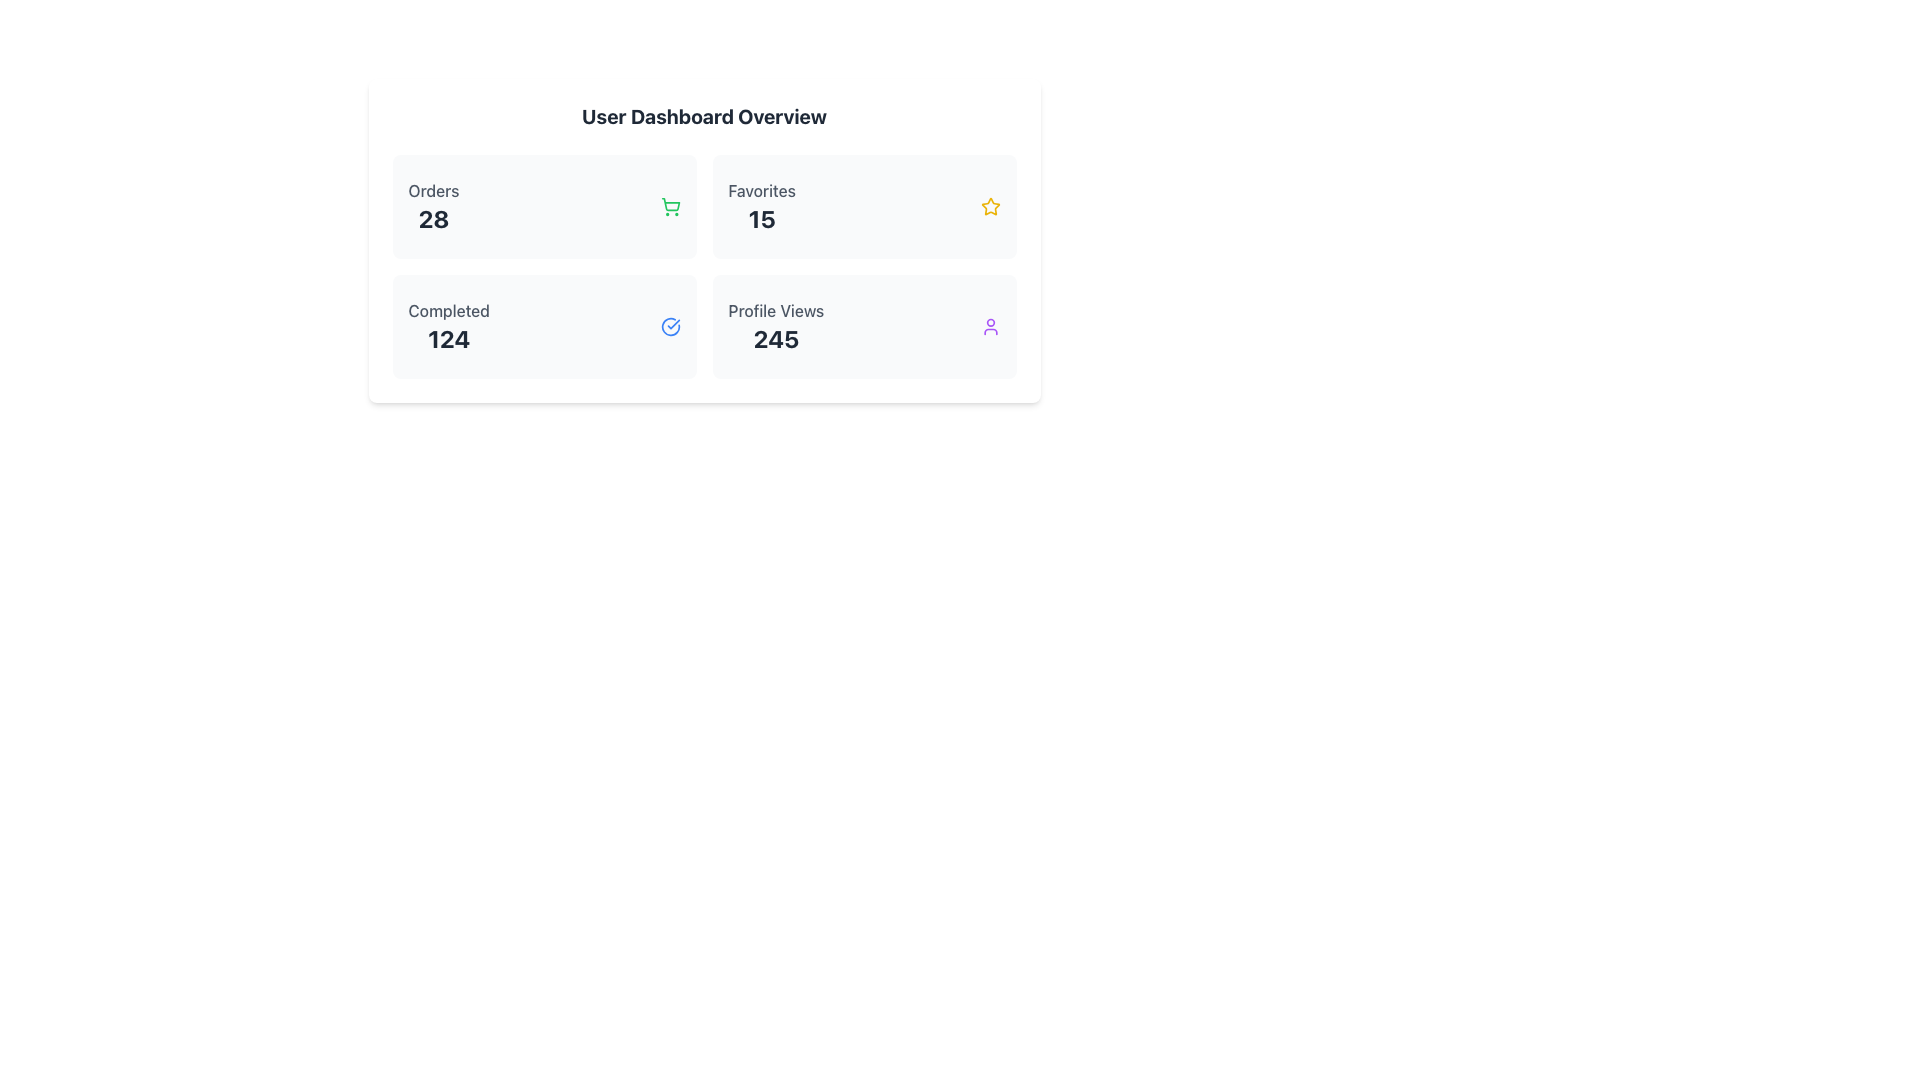 This screenshot has height=1080, width=1920. Describe the element at coordinates (448, 311) in the screenshot. I see `the Text Label that indicates the category of the numeric value '124' located on the left side of the second row of the dashboard overview panel` at that location.